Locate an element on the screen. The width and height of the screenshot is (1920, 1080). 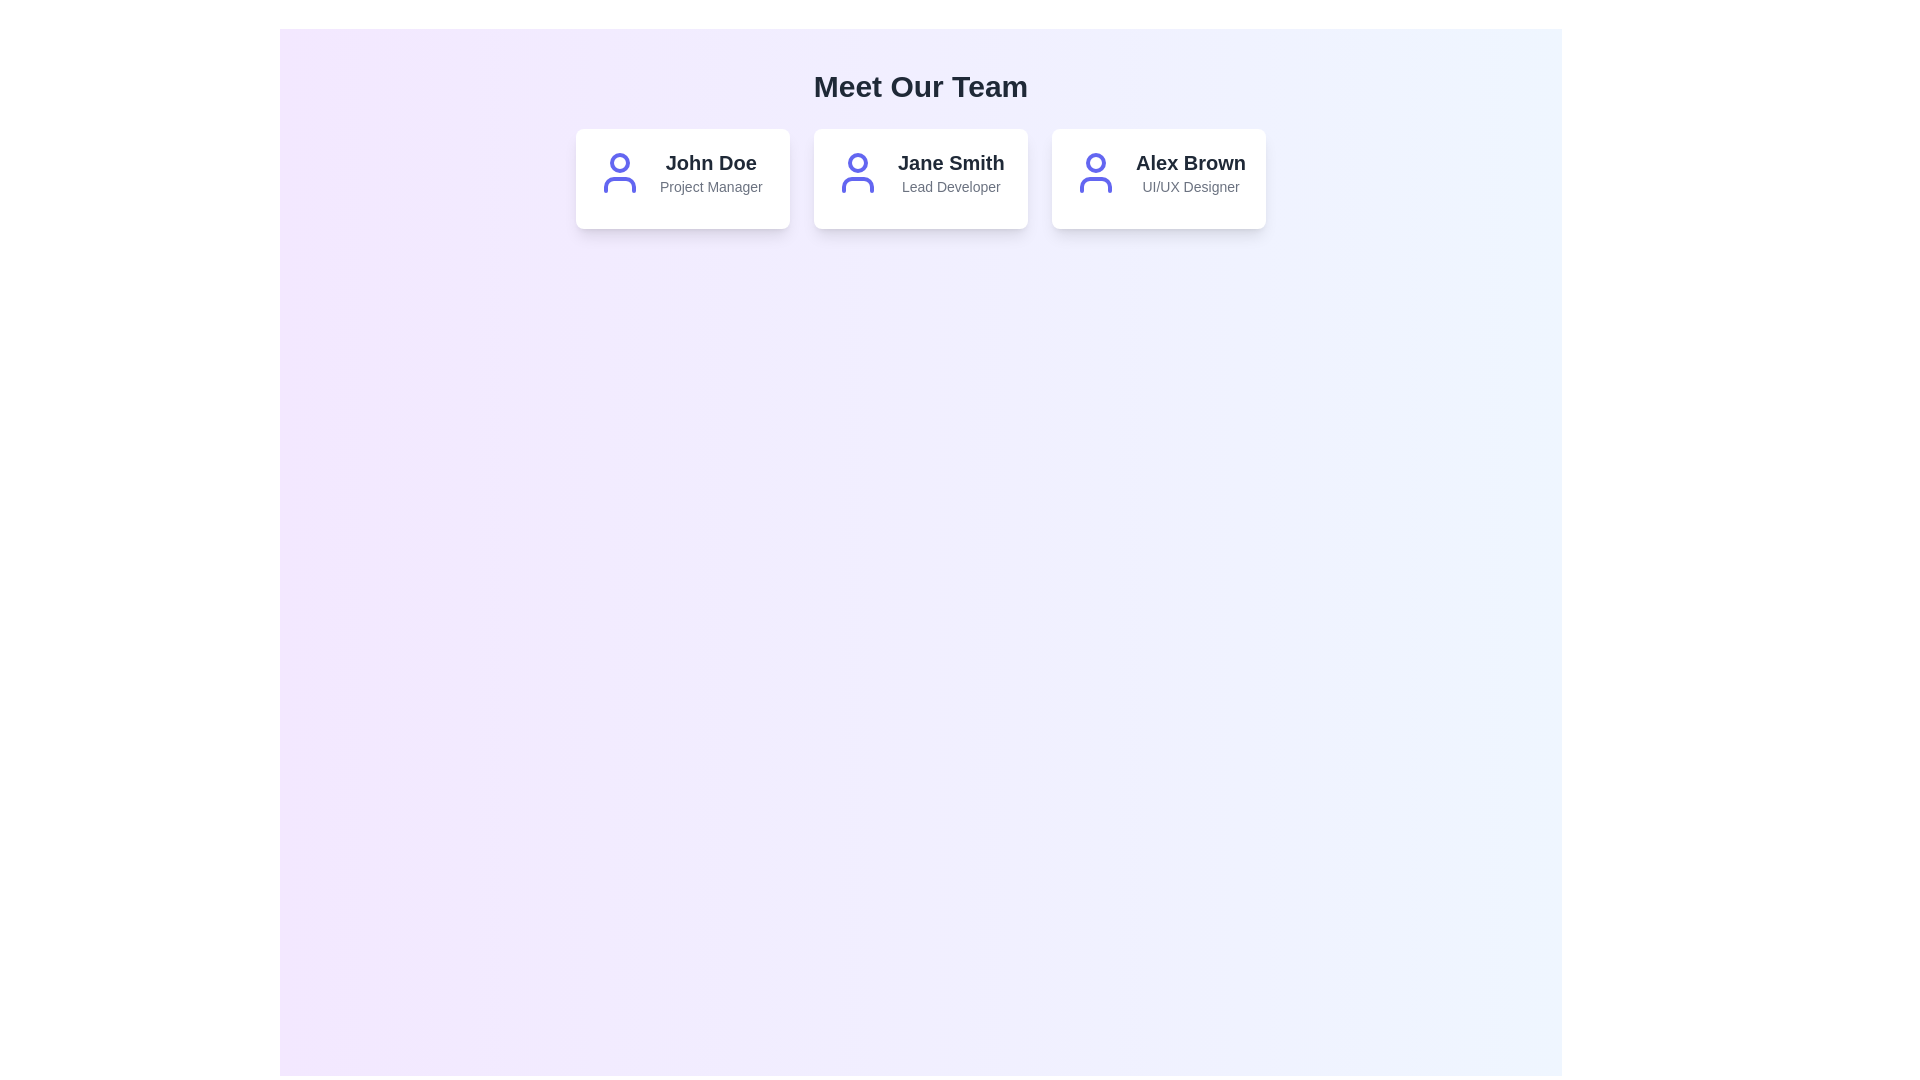
the user avatar icon in the top-left corner of the 'John Doe Project Manager' card, which is represented as a vibrant indigo circular head and shoulders figure is located at coordinates (618, 172).